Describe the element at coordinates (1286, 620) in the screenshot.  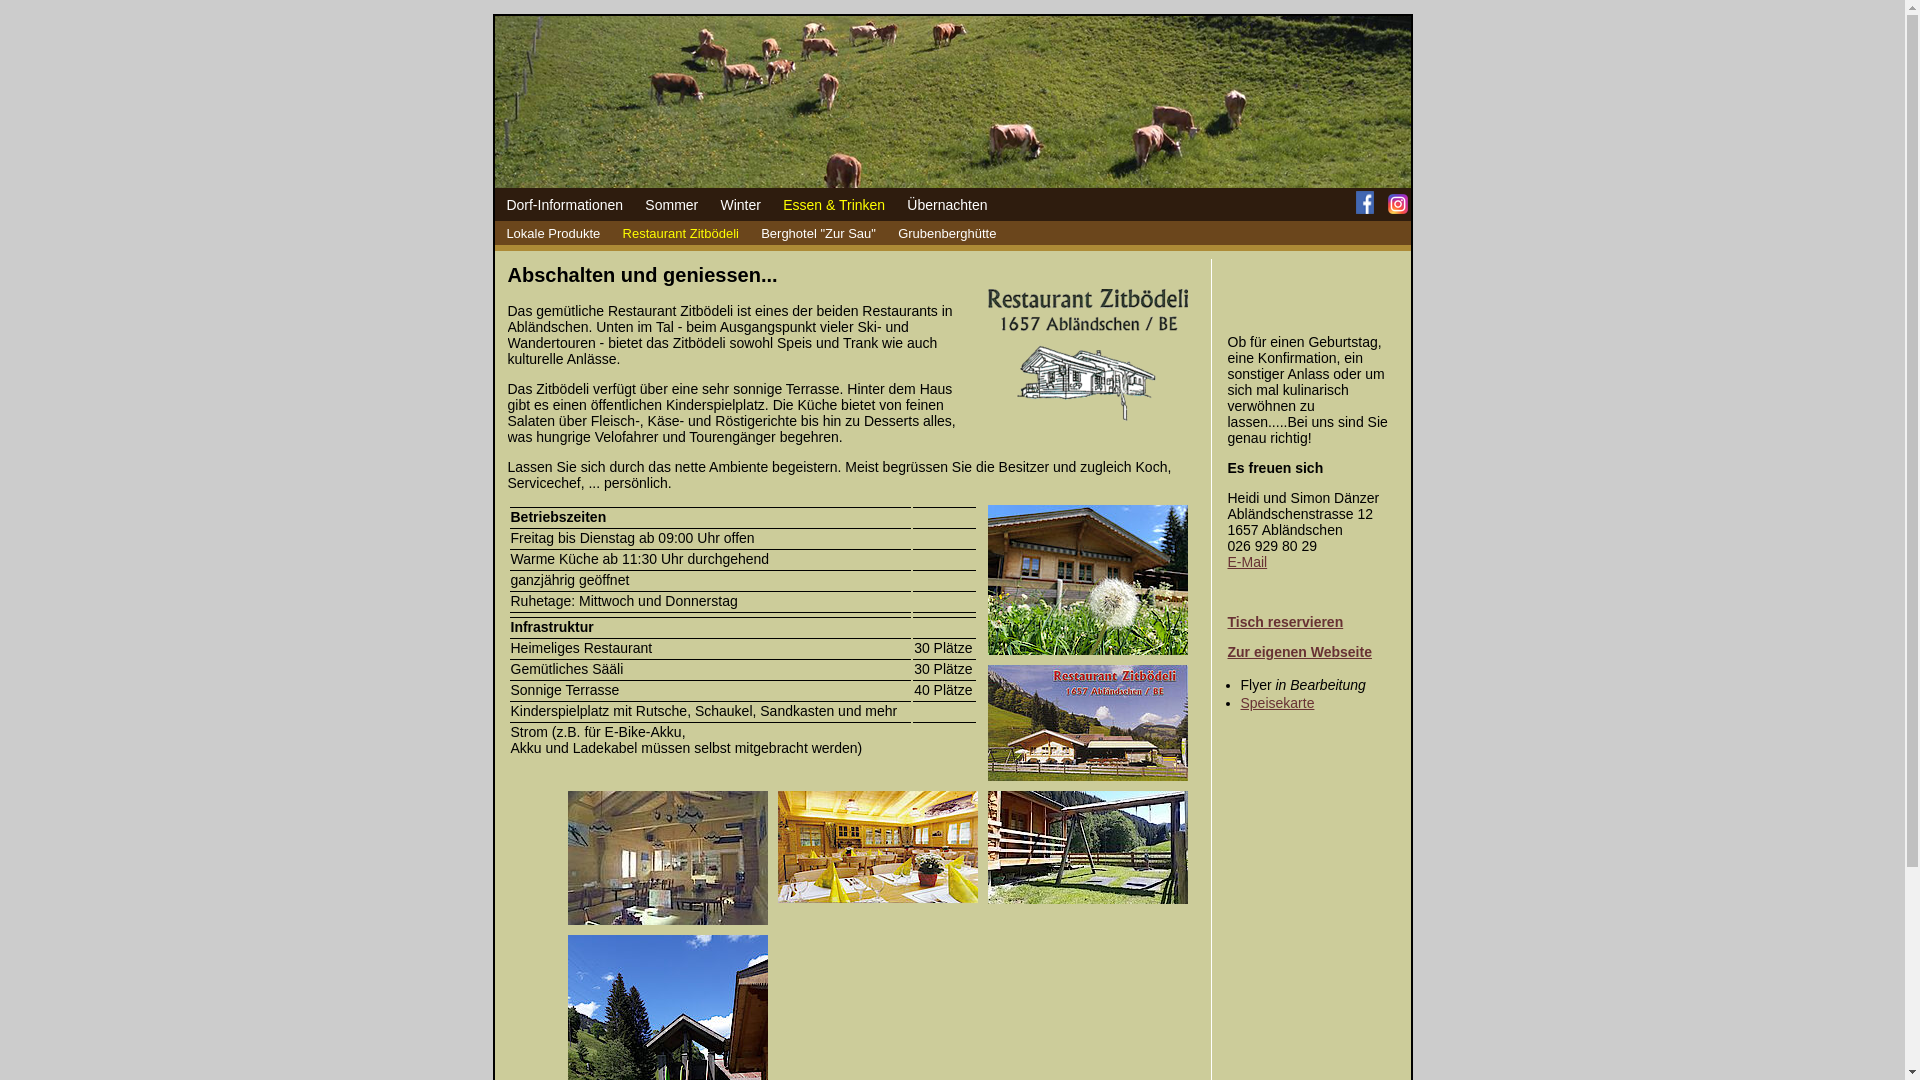
I see `'Tisch reservieren'` at that location.